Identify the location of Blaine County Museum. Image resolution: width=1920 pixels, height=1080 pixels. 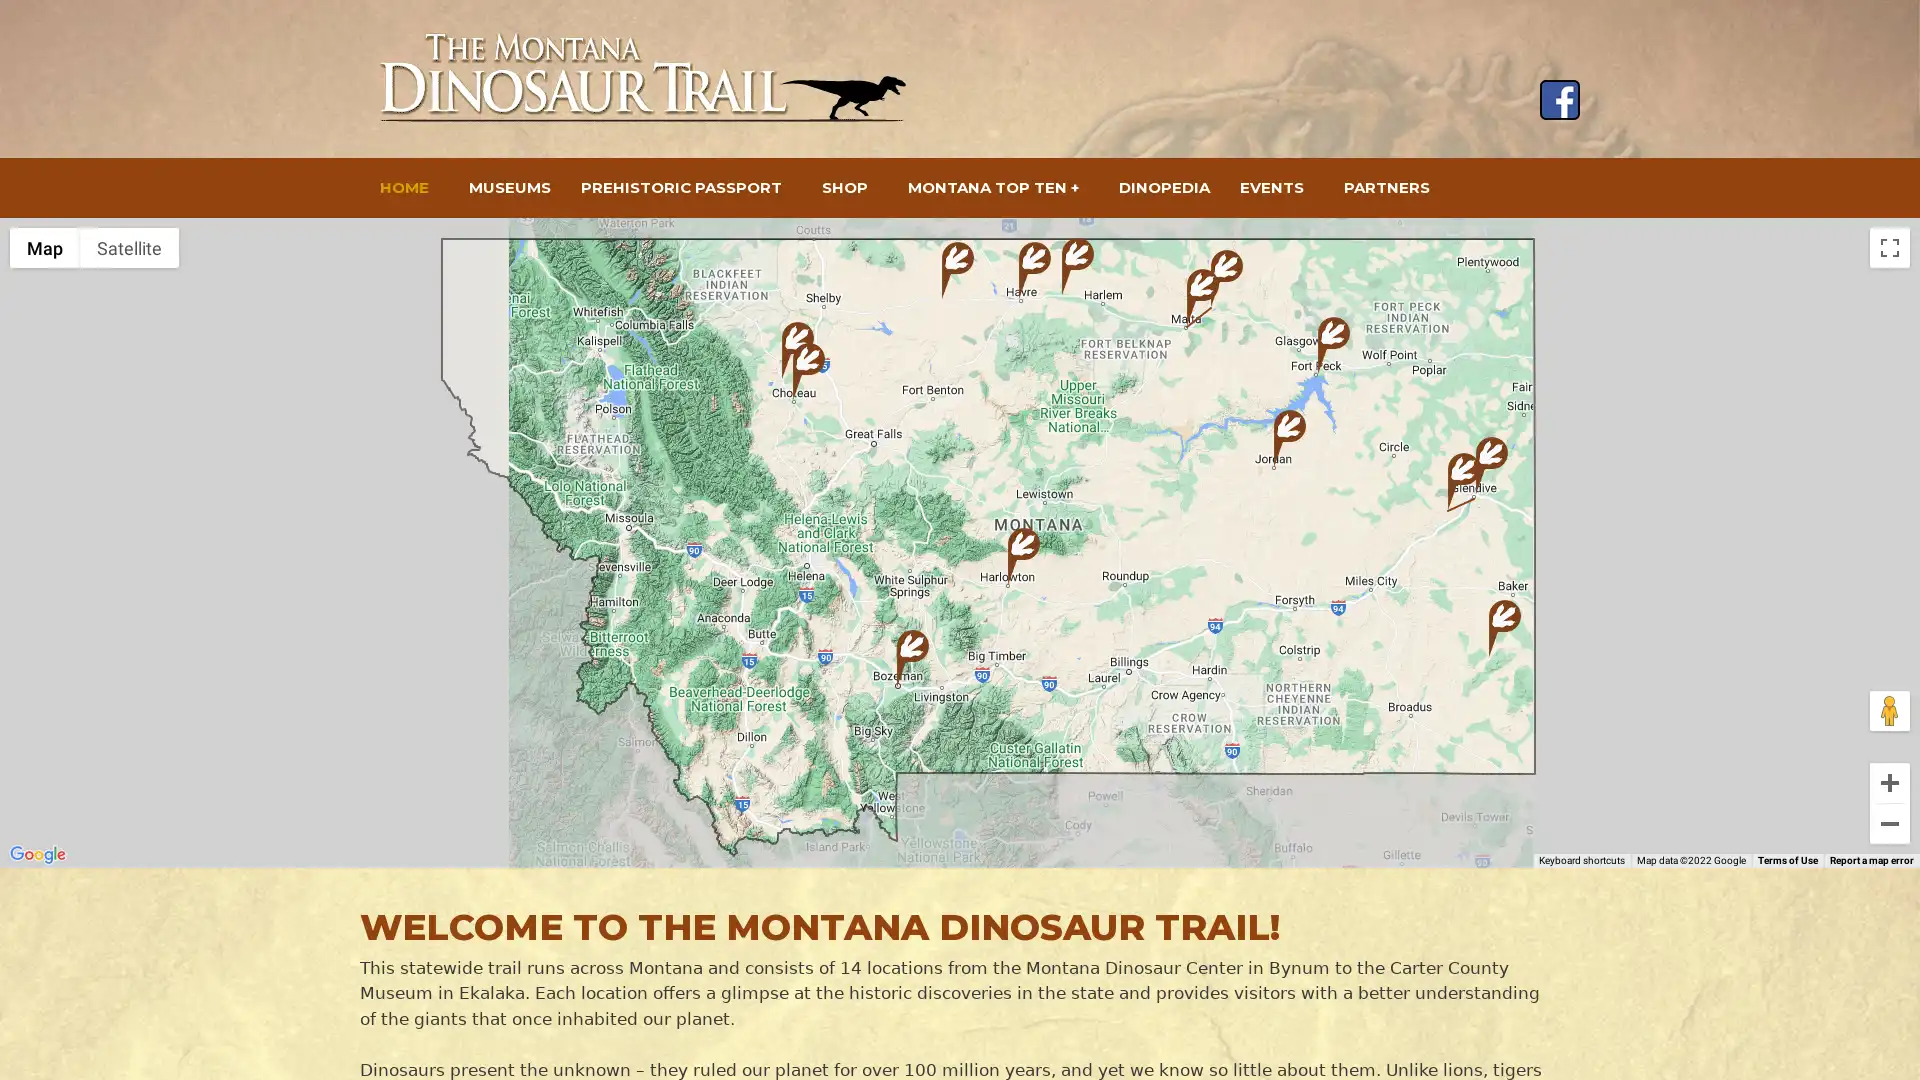
(1077, 265).